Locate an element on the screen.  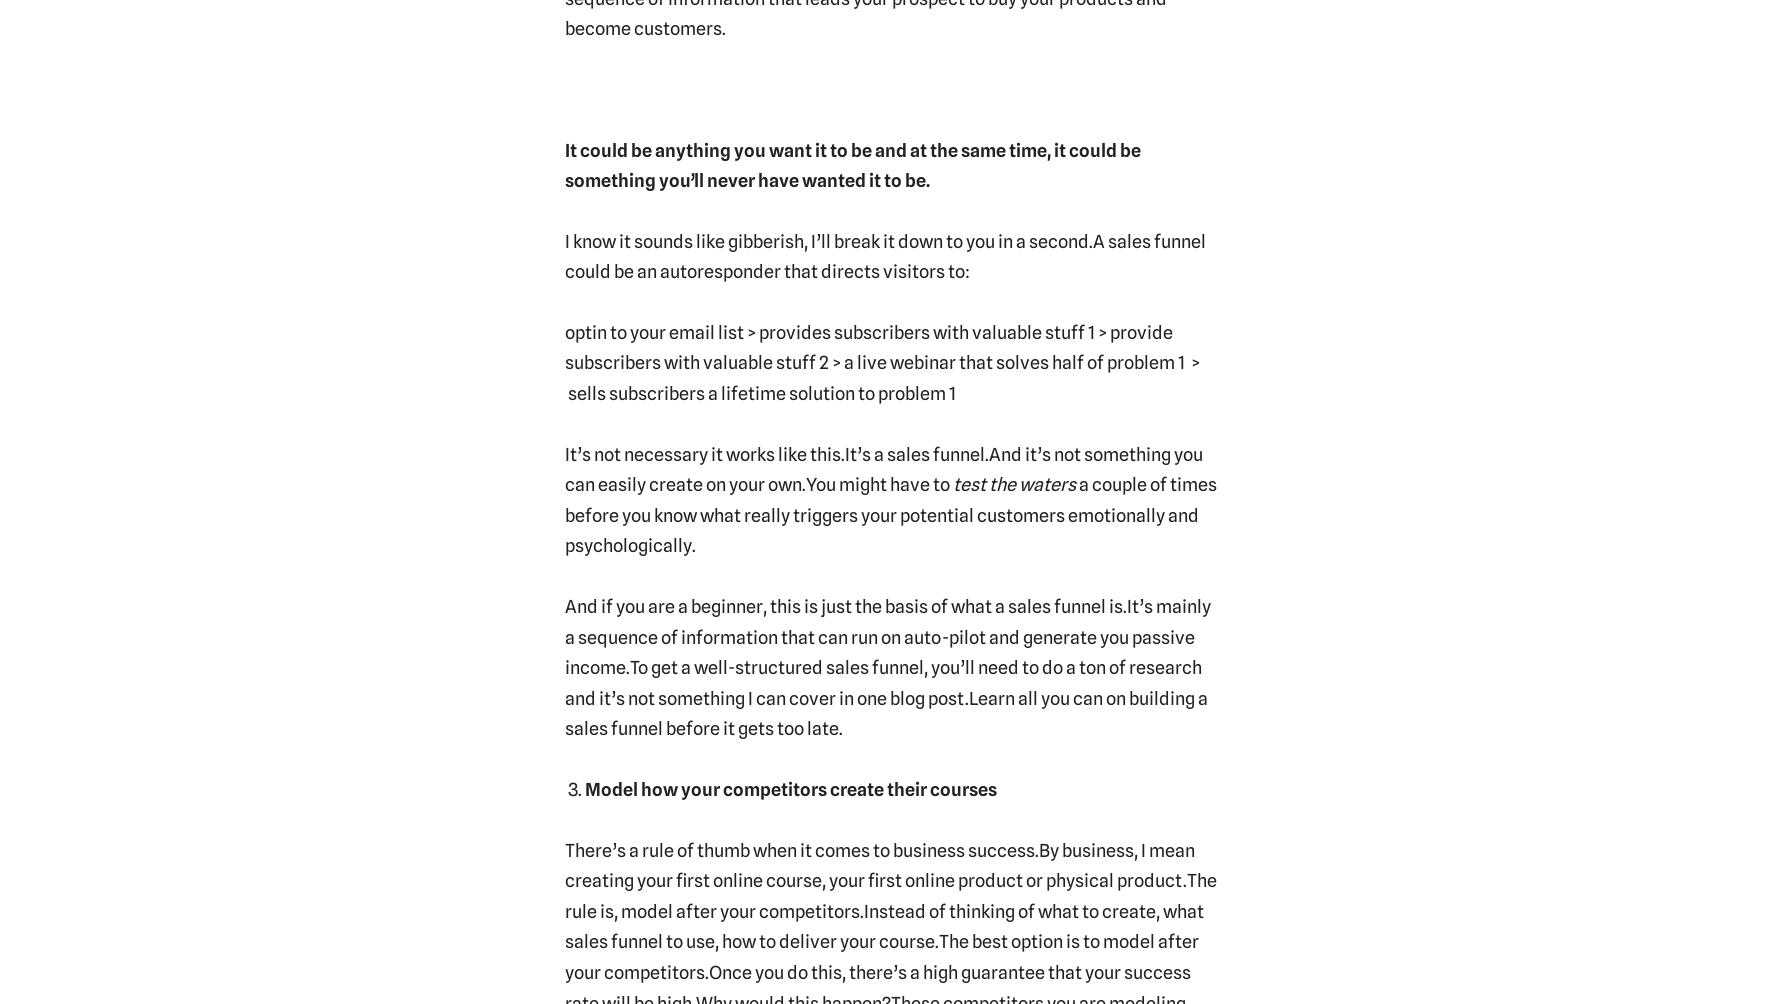
'I know it sounds like gibberish, I’ll break it down to you in a second.' is located at coordinates (826, 239).